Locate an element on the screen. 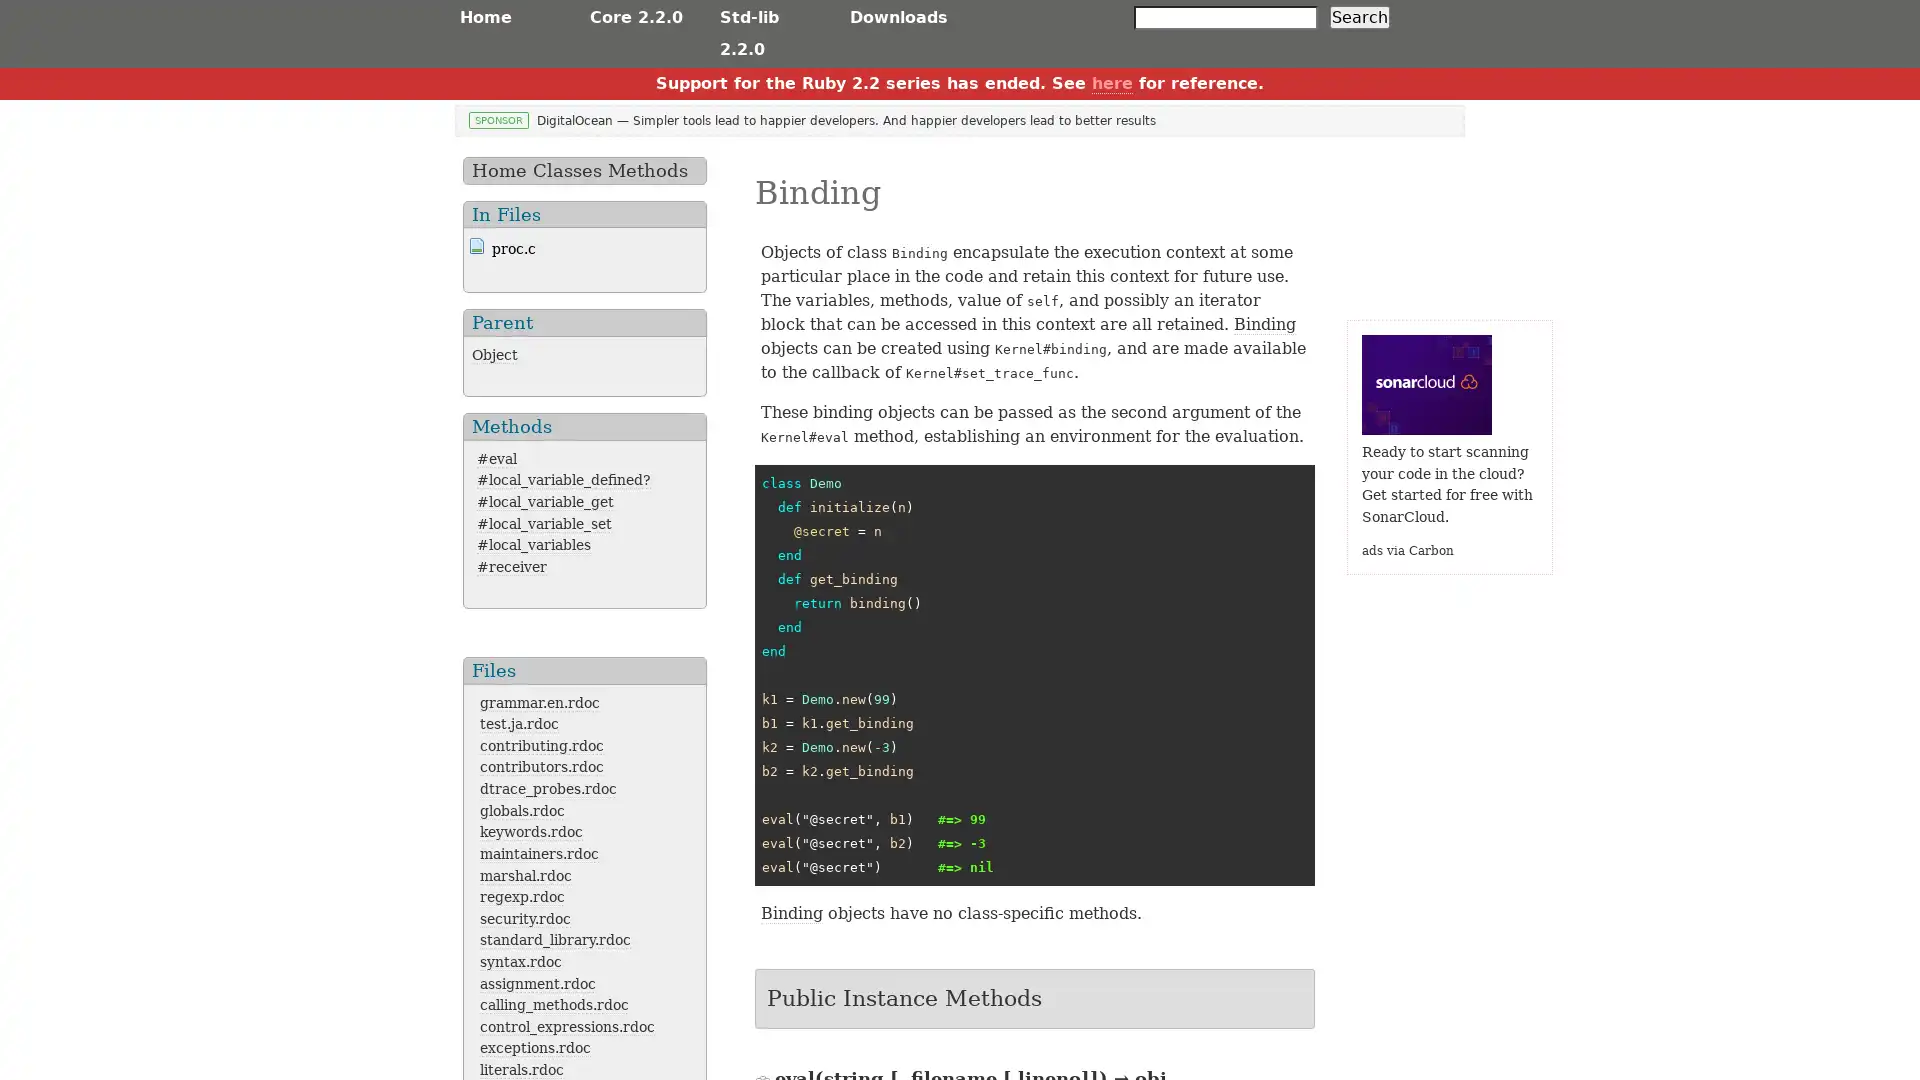 Image resolution: width=1920 pixels, height=1080 pixels. Search is located at coordinates (1359, 17).